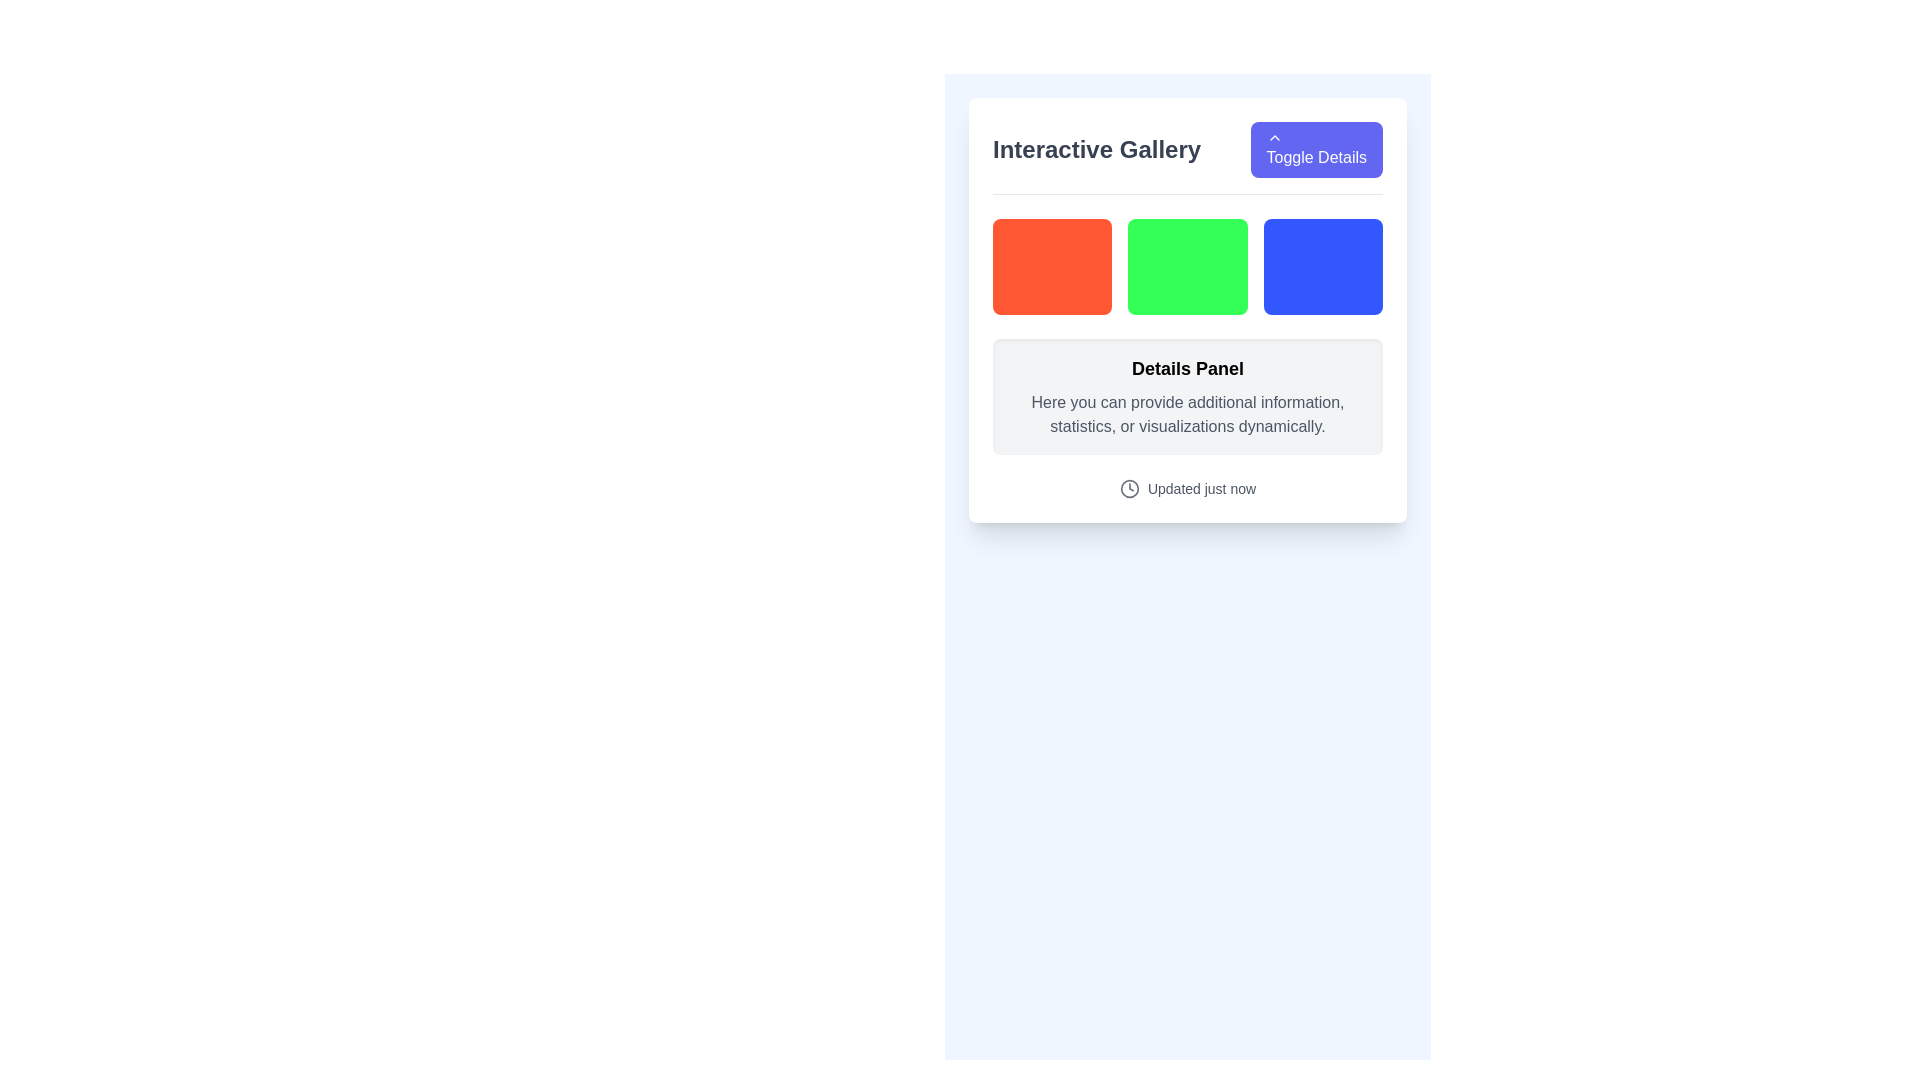 The height and width of the screenshot is (1080, 1920). I want to click on the third rectangular colored tile with a bright blue background in the Interactive Gallery section, so click(1323, 265).